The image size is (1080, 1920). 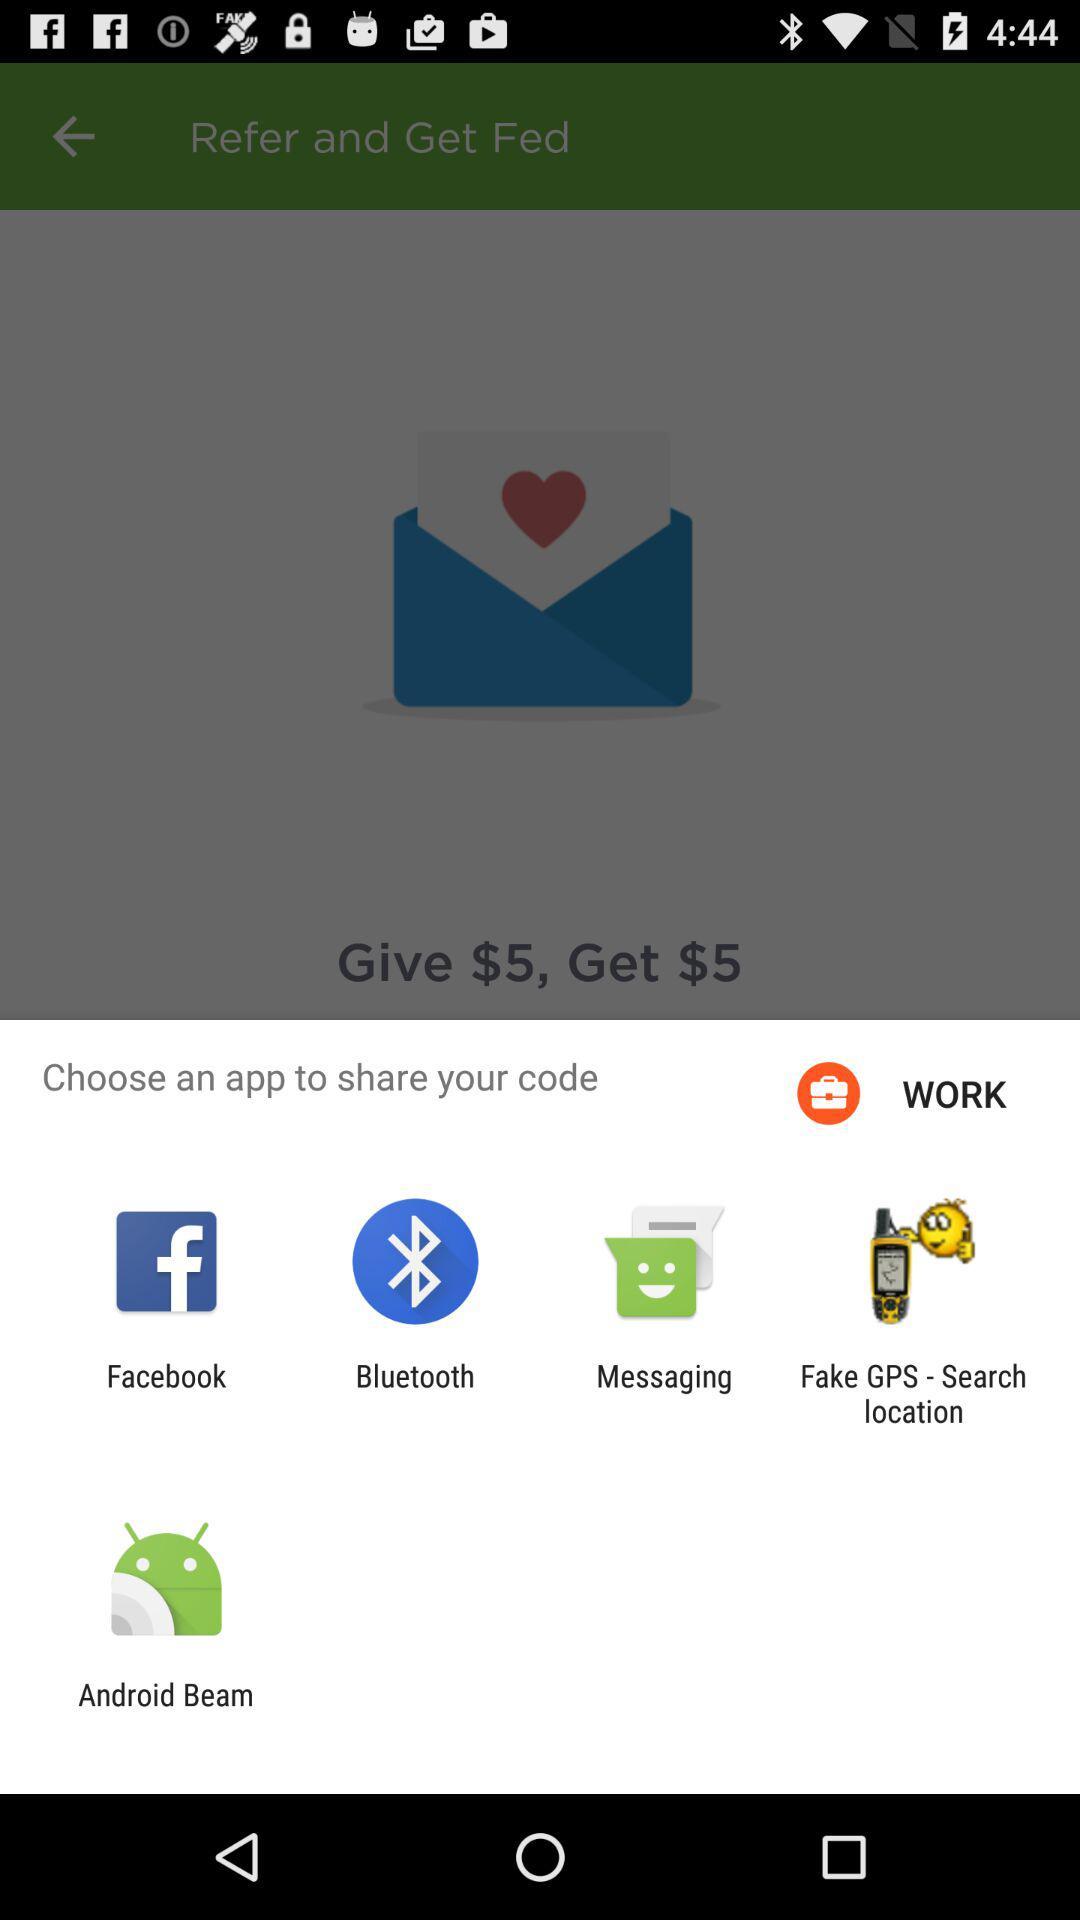 I want to click on the app to the left of fake gps search icon, so click(x=664, y=1392).